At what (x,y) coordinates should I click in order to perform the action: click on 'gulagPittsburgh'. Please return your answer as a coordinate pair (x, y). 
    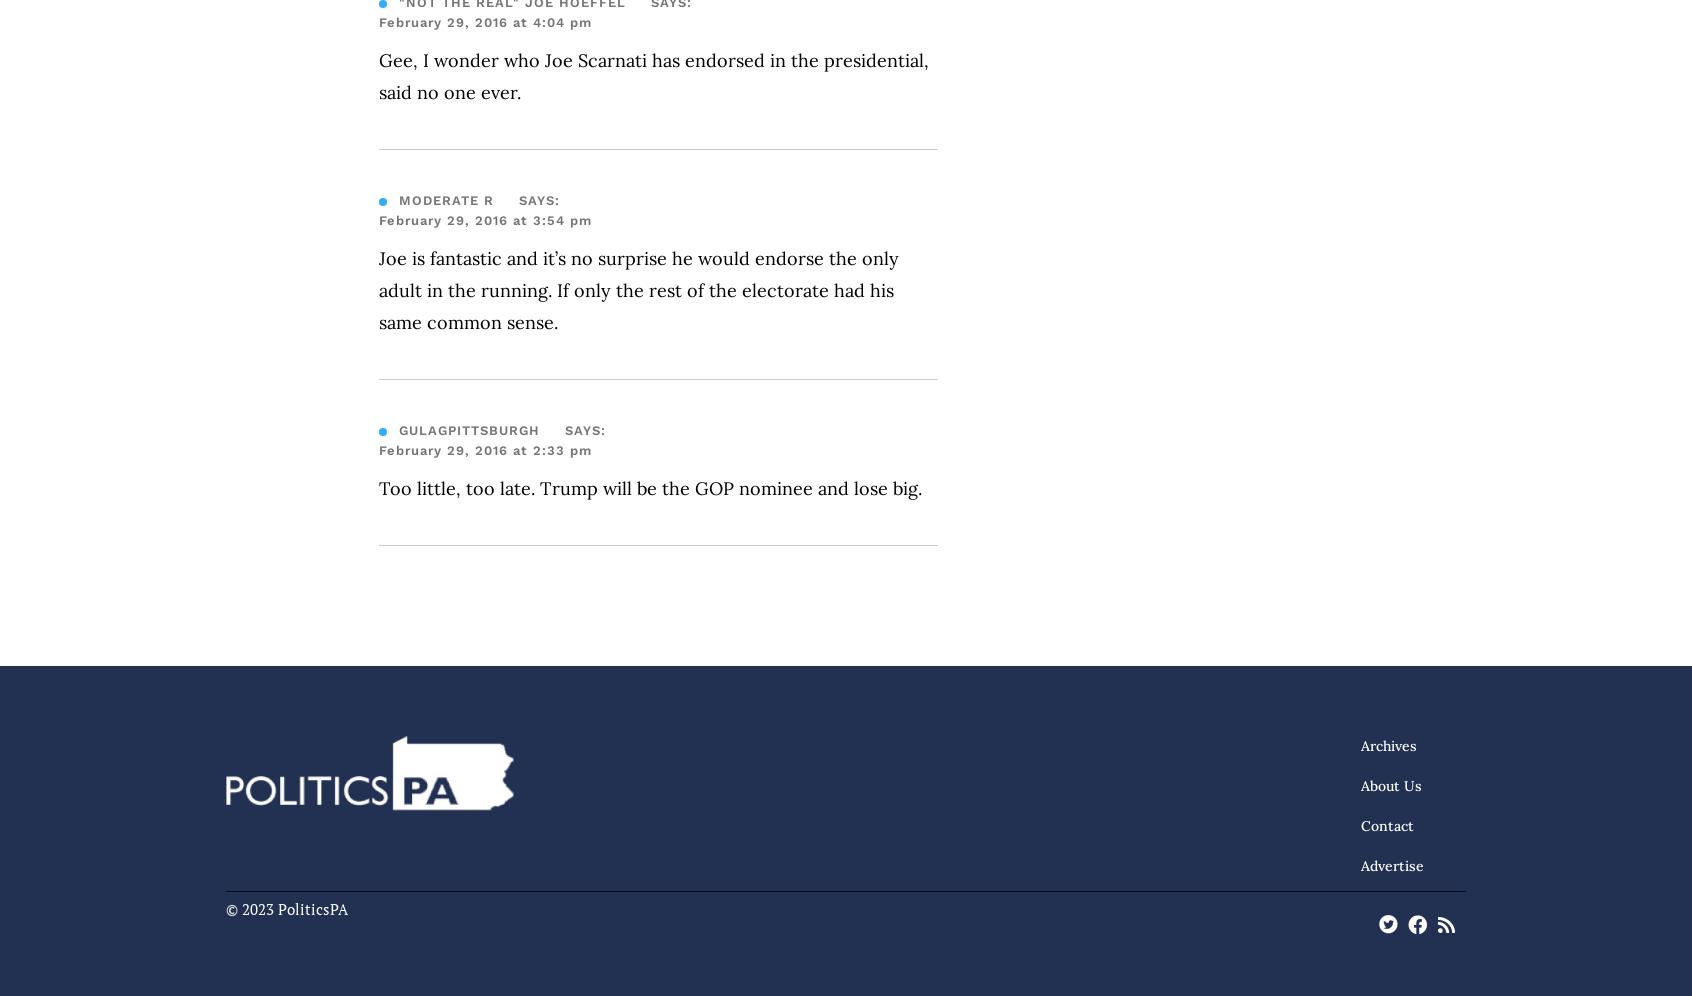
    Looking at the image, I should click on (398, 430).